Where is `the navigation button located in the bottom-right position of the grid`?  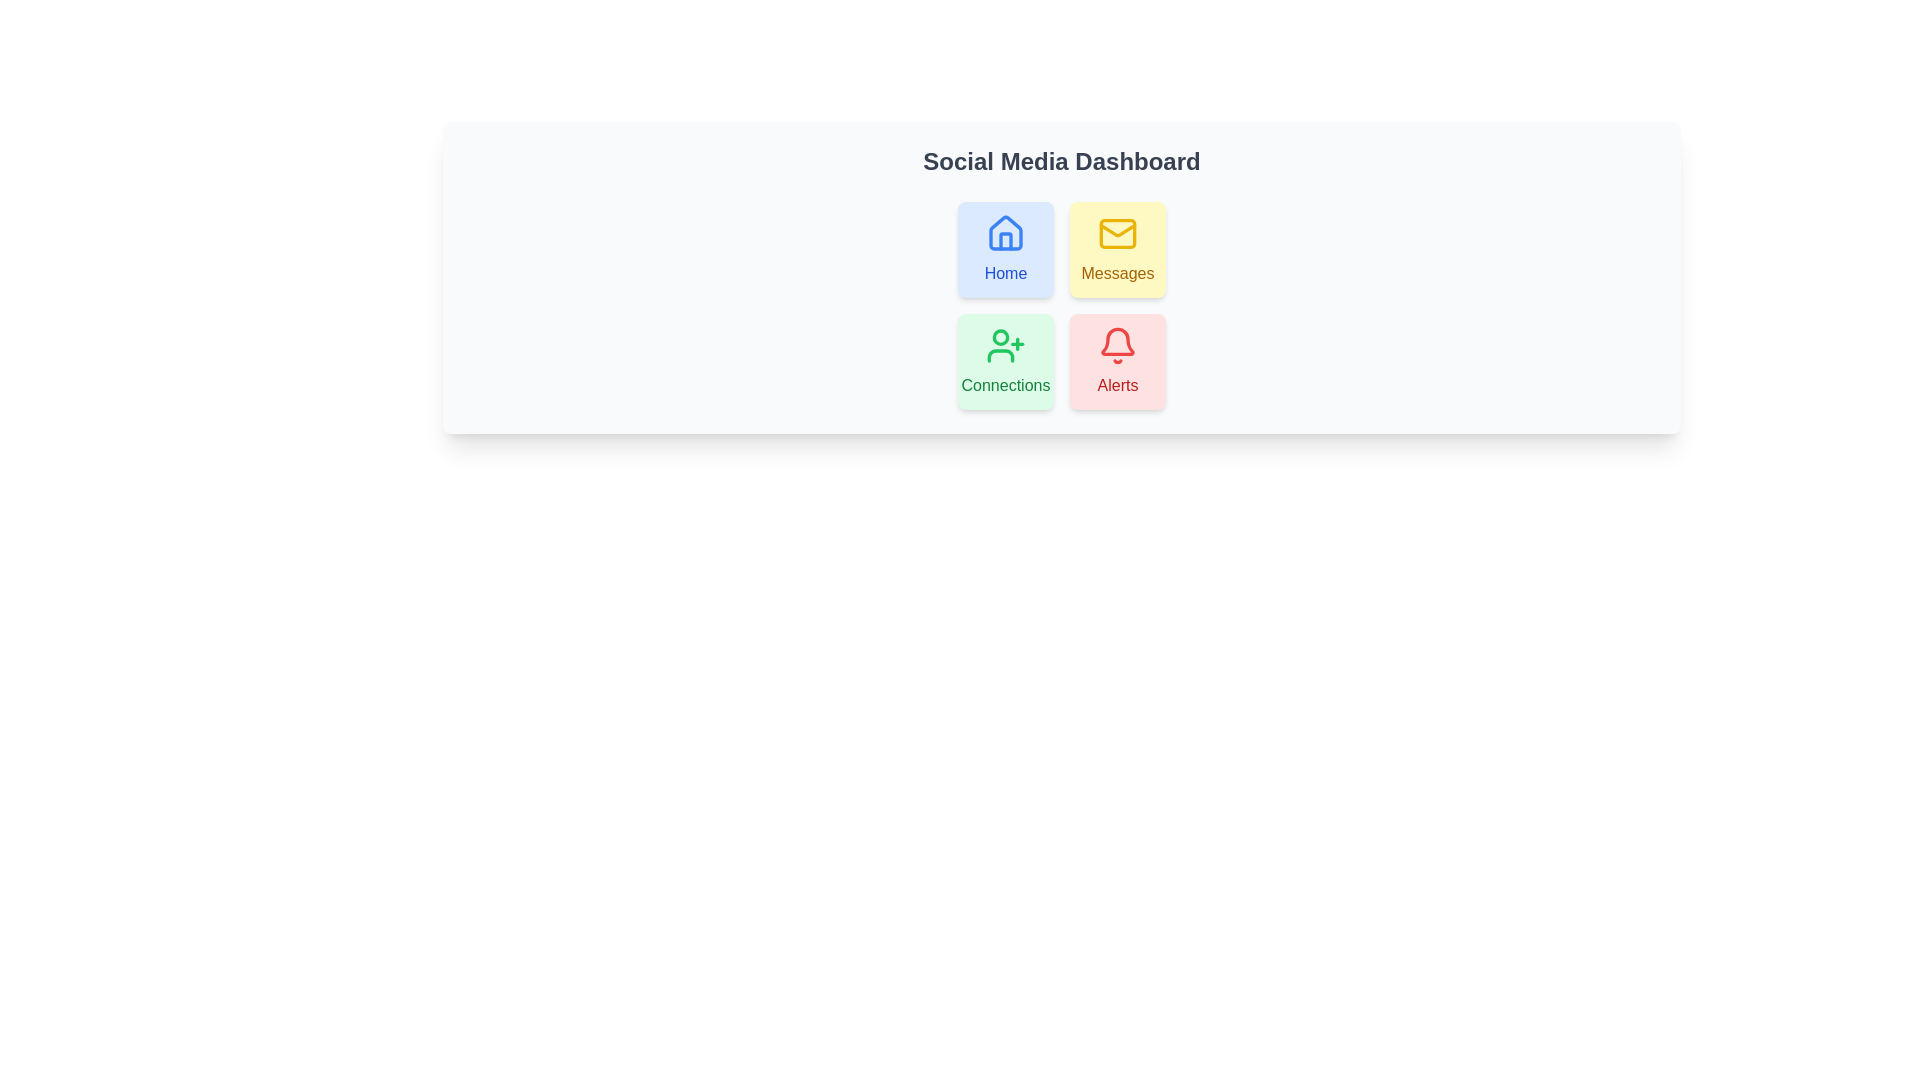 the navigation button located in the bottom-right position of the grid is located at coordinates (1117, 362).